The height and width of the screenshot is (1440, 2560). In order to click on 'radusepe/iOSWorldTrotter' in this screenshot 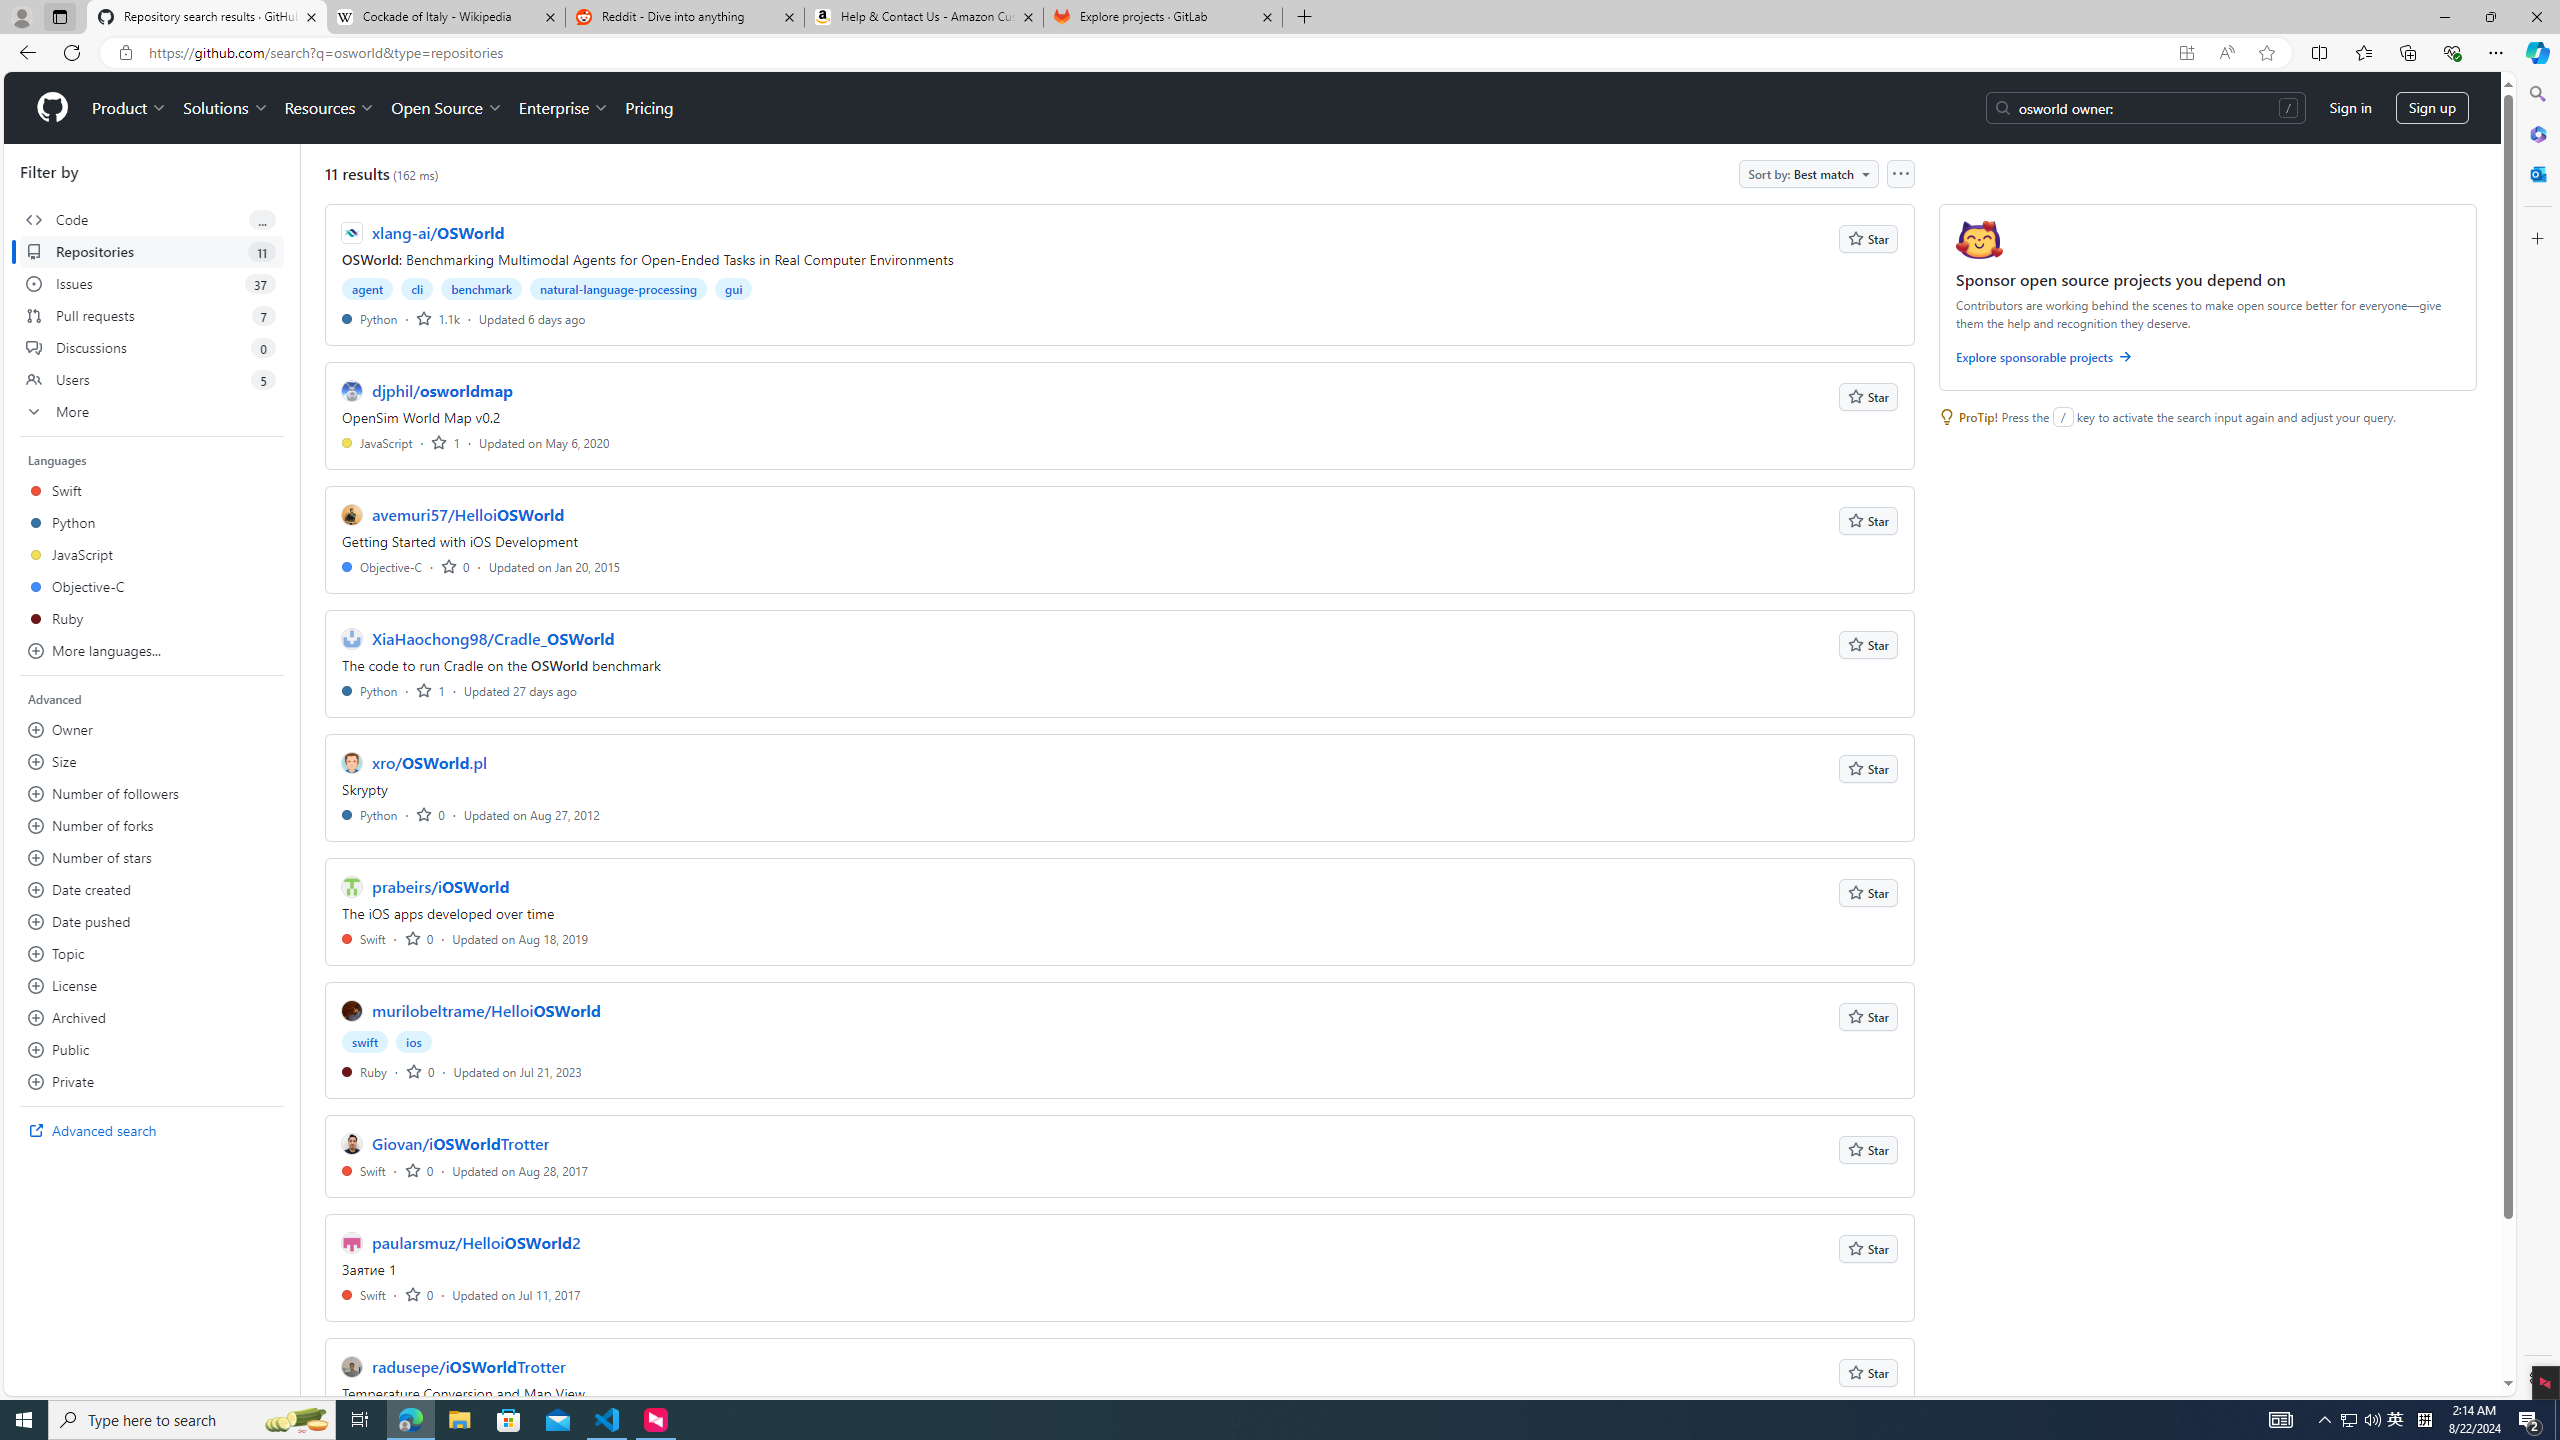, I will do `click(468, 1367)`.